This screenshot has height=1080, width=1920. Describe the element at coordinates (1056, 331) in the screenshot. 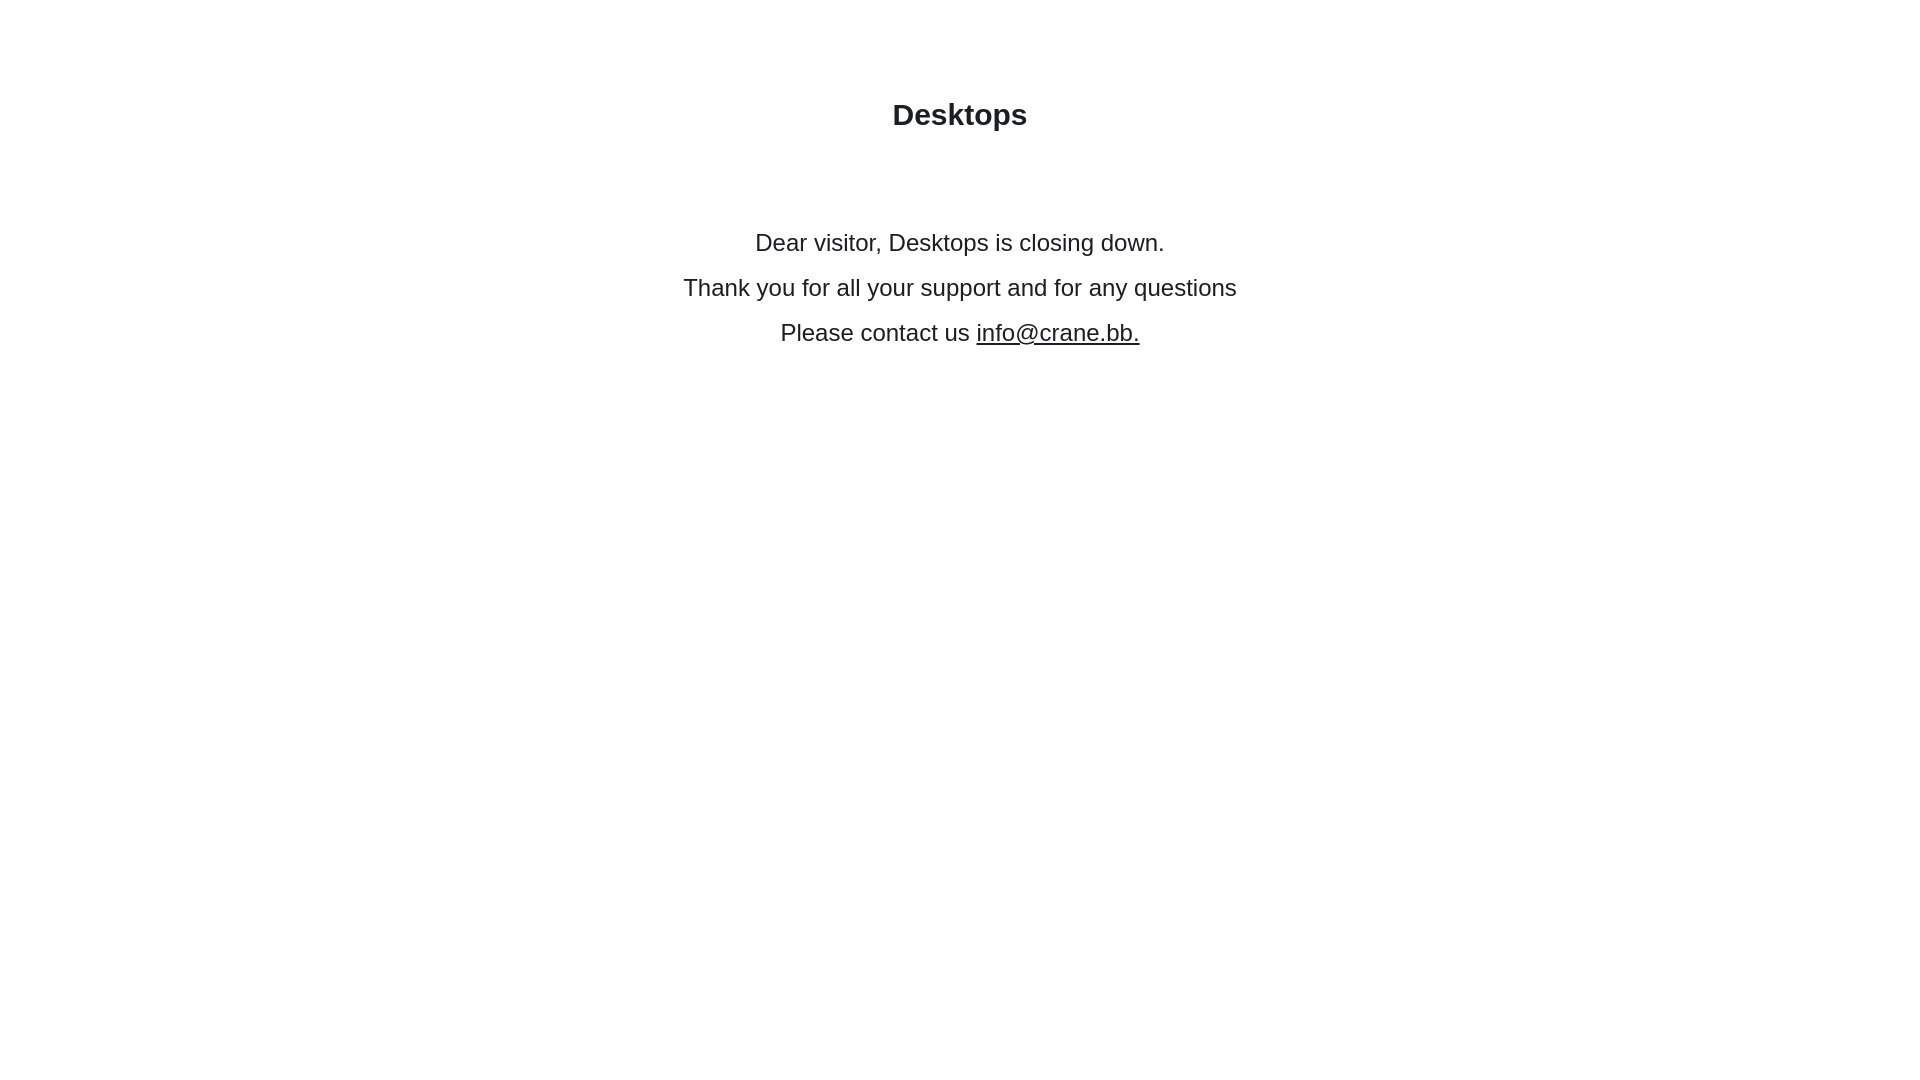

I see `'info@crane.bb.'` at that location.